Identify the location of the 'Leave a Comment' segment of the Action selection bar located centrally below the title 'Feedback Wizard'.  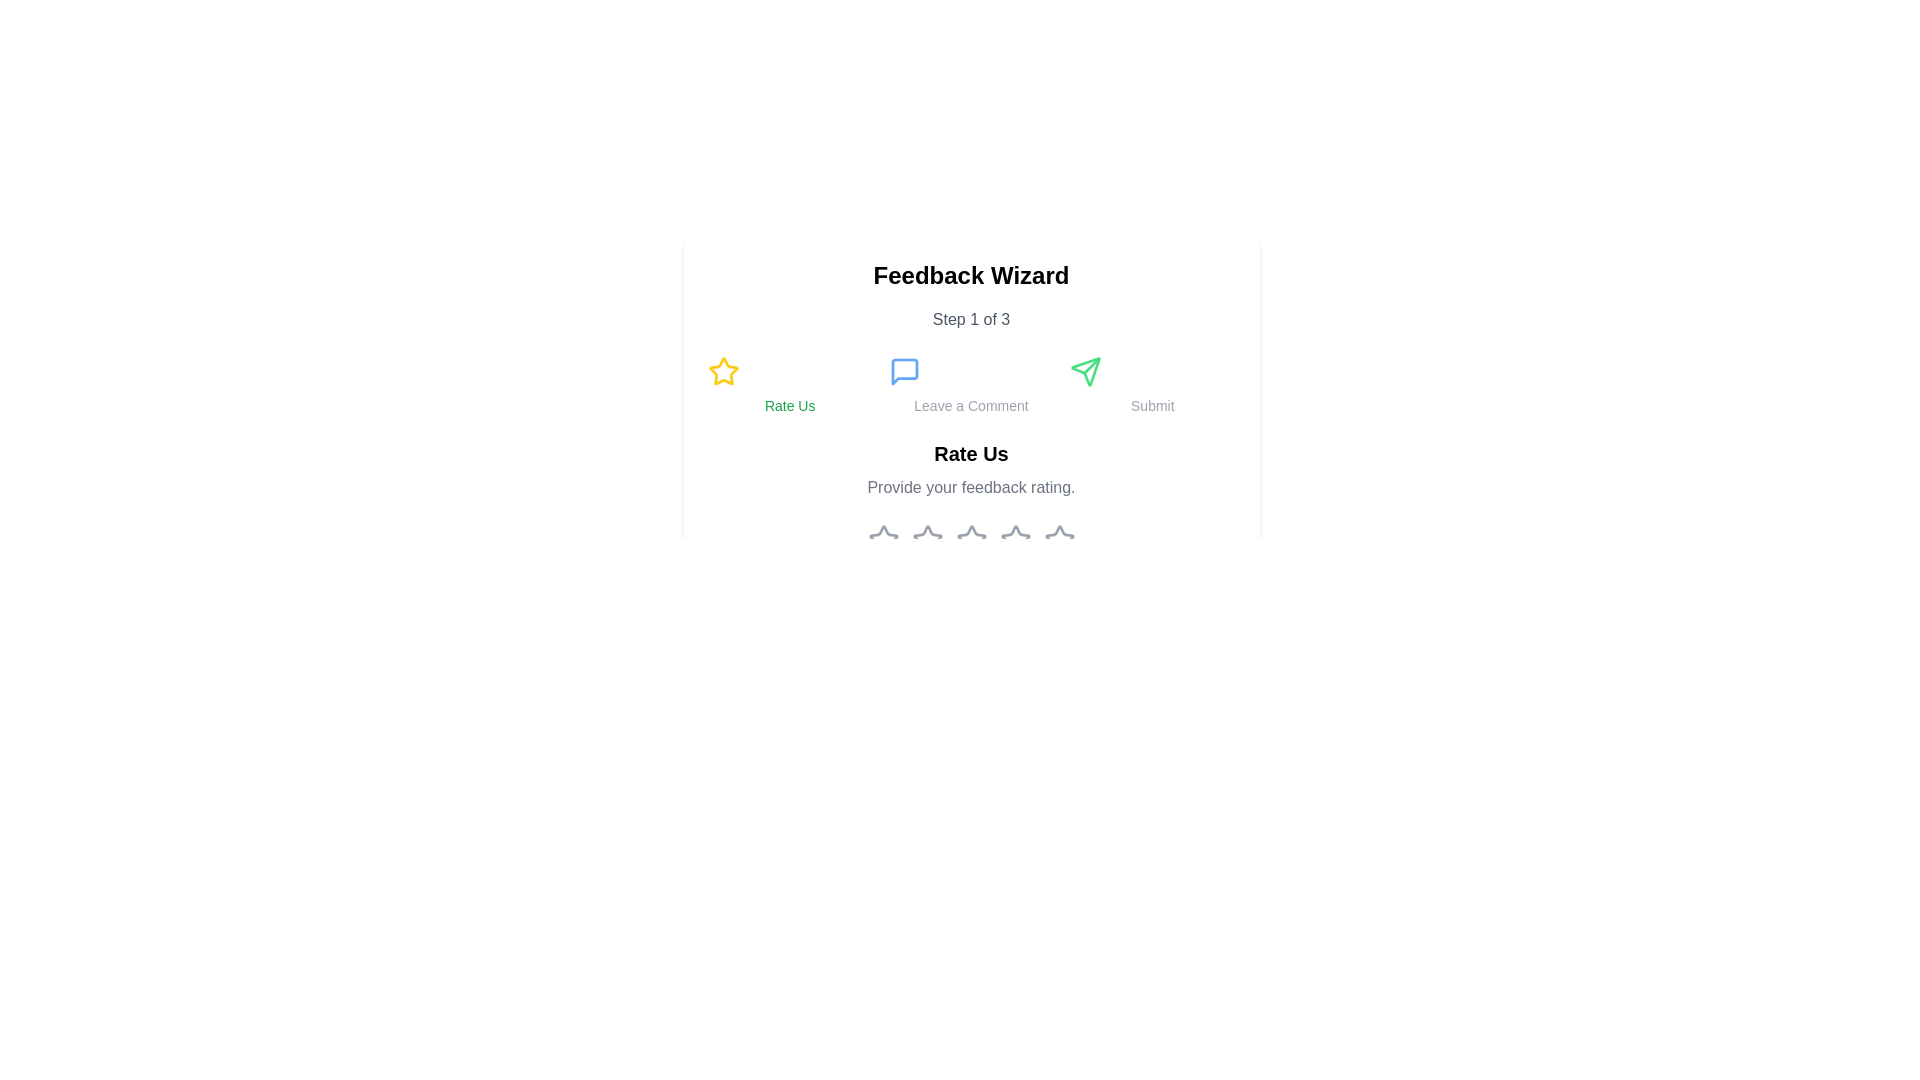
(971, 385).